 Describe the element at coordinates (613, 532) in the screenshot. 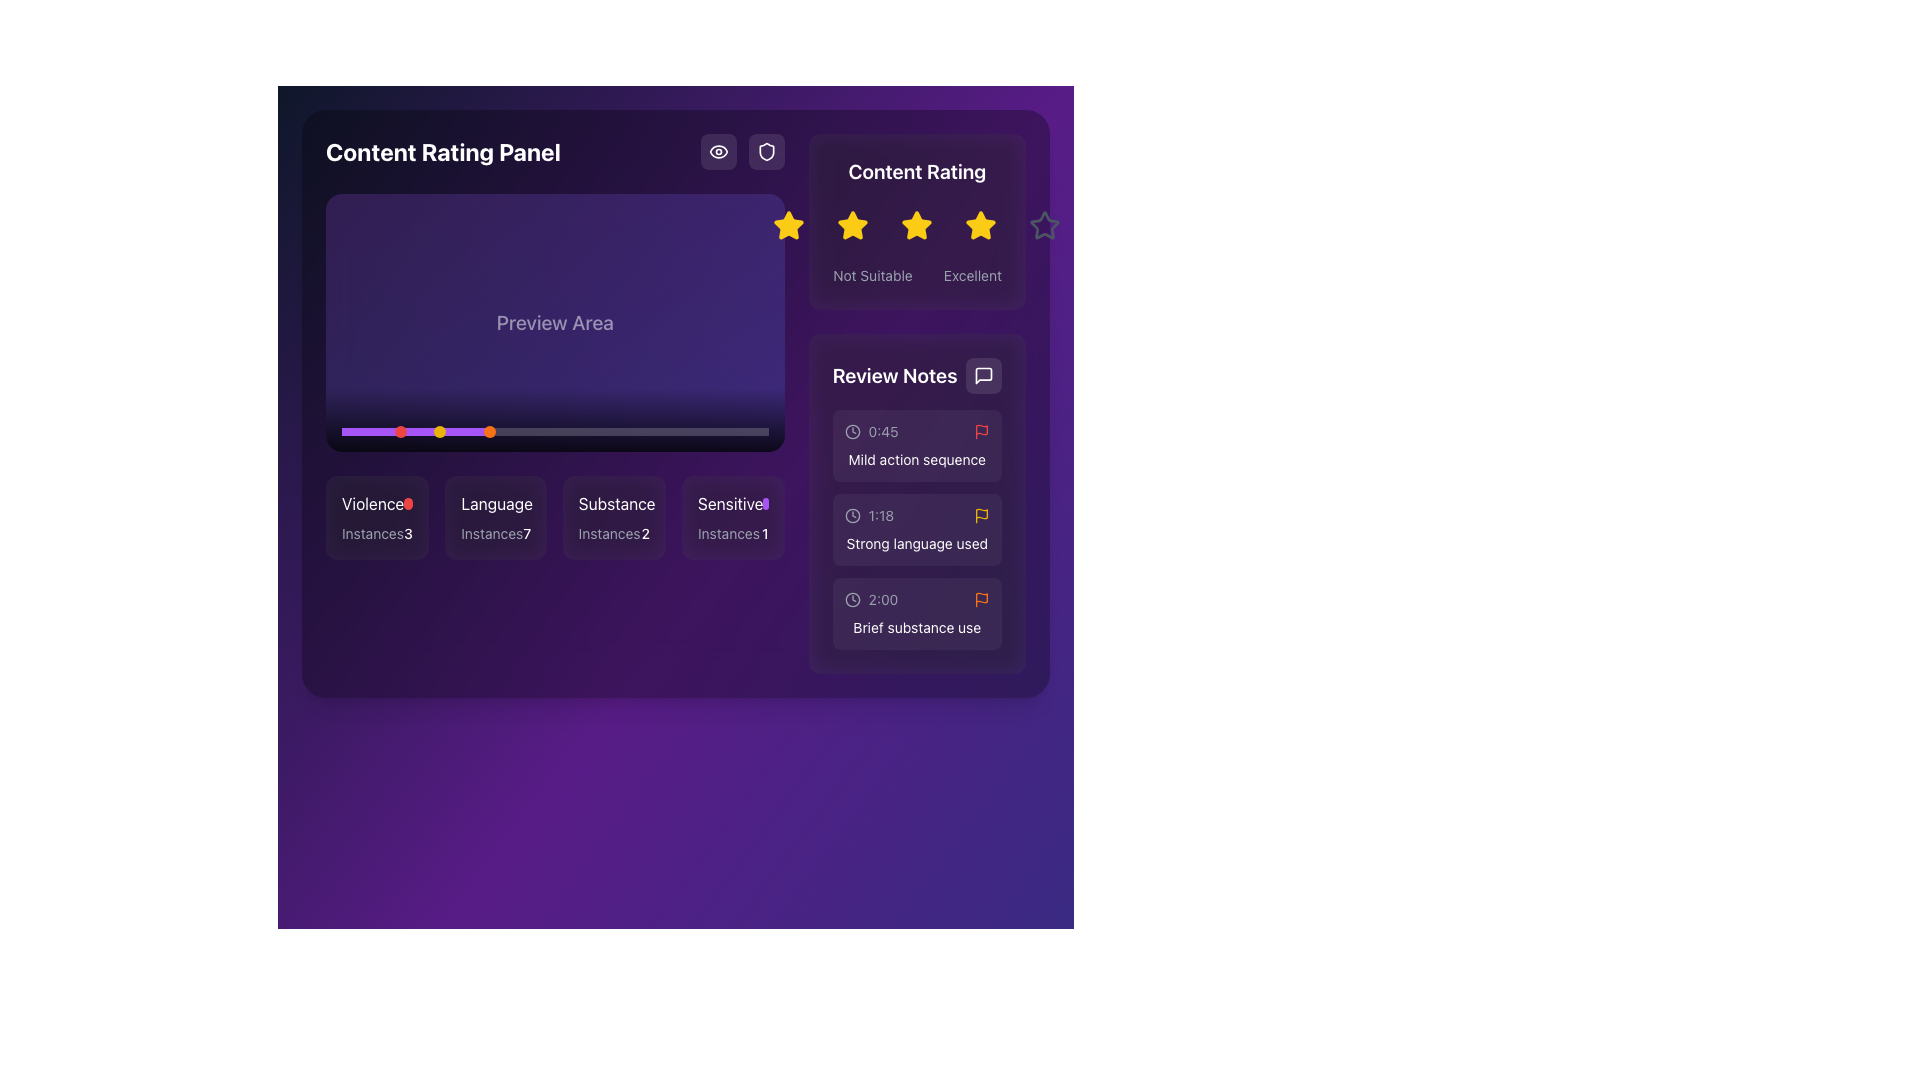

I see `the text label displaying 'Instances' with the count '2' located at the lower part of the 'Substance' card` at that location.